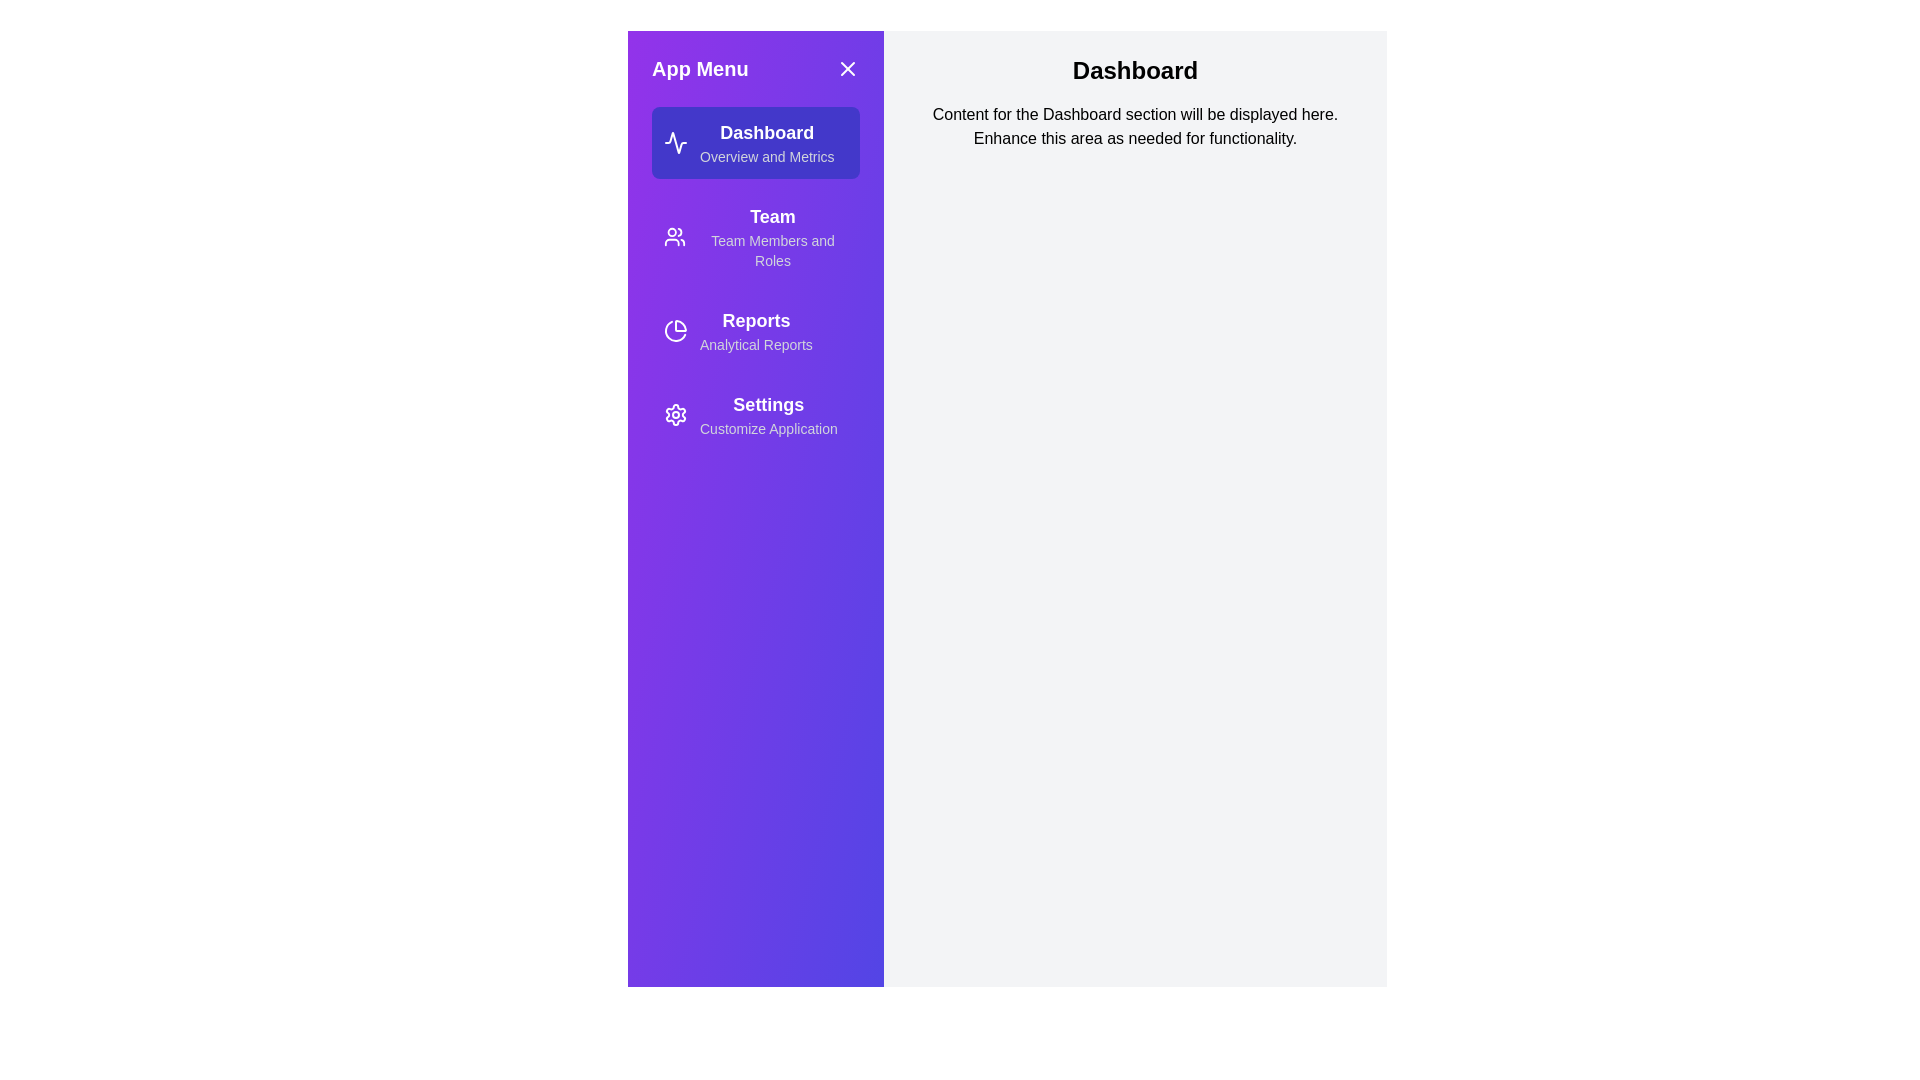 This screenshot has width=1920, height=1080. Describe the element at coordinates (754, 235) in the screenshot. I see `the section Team from the menu` at that location.